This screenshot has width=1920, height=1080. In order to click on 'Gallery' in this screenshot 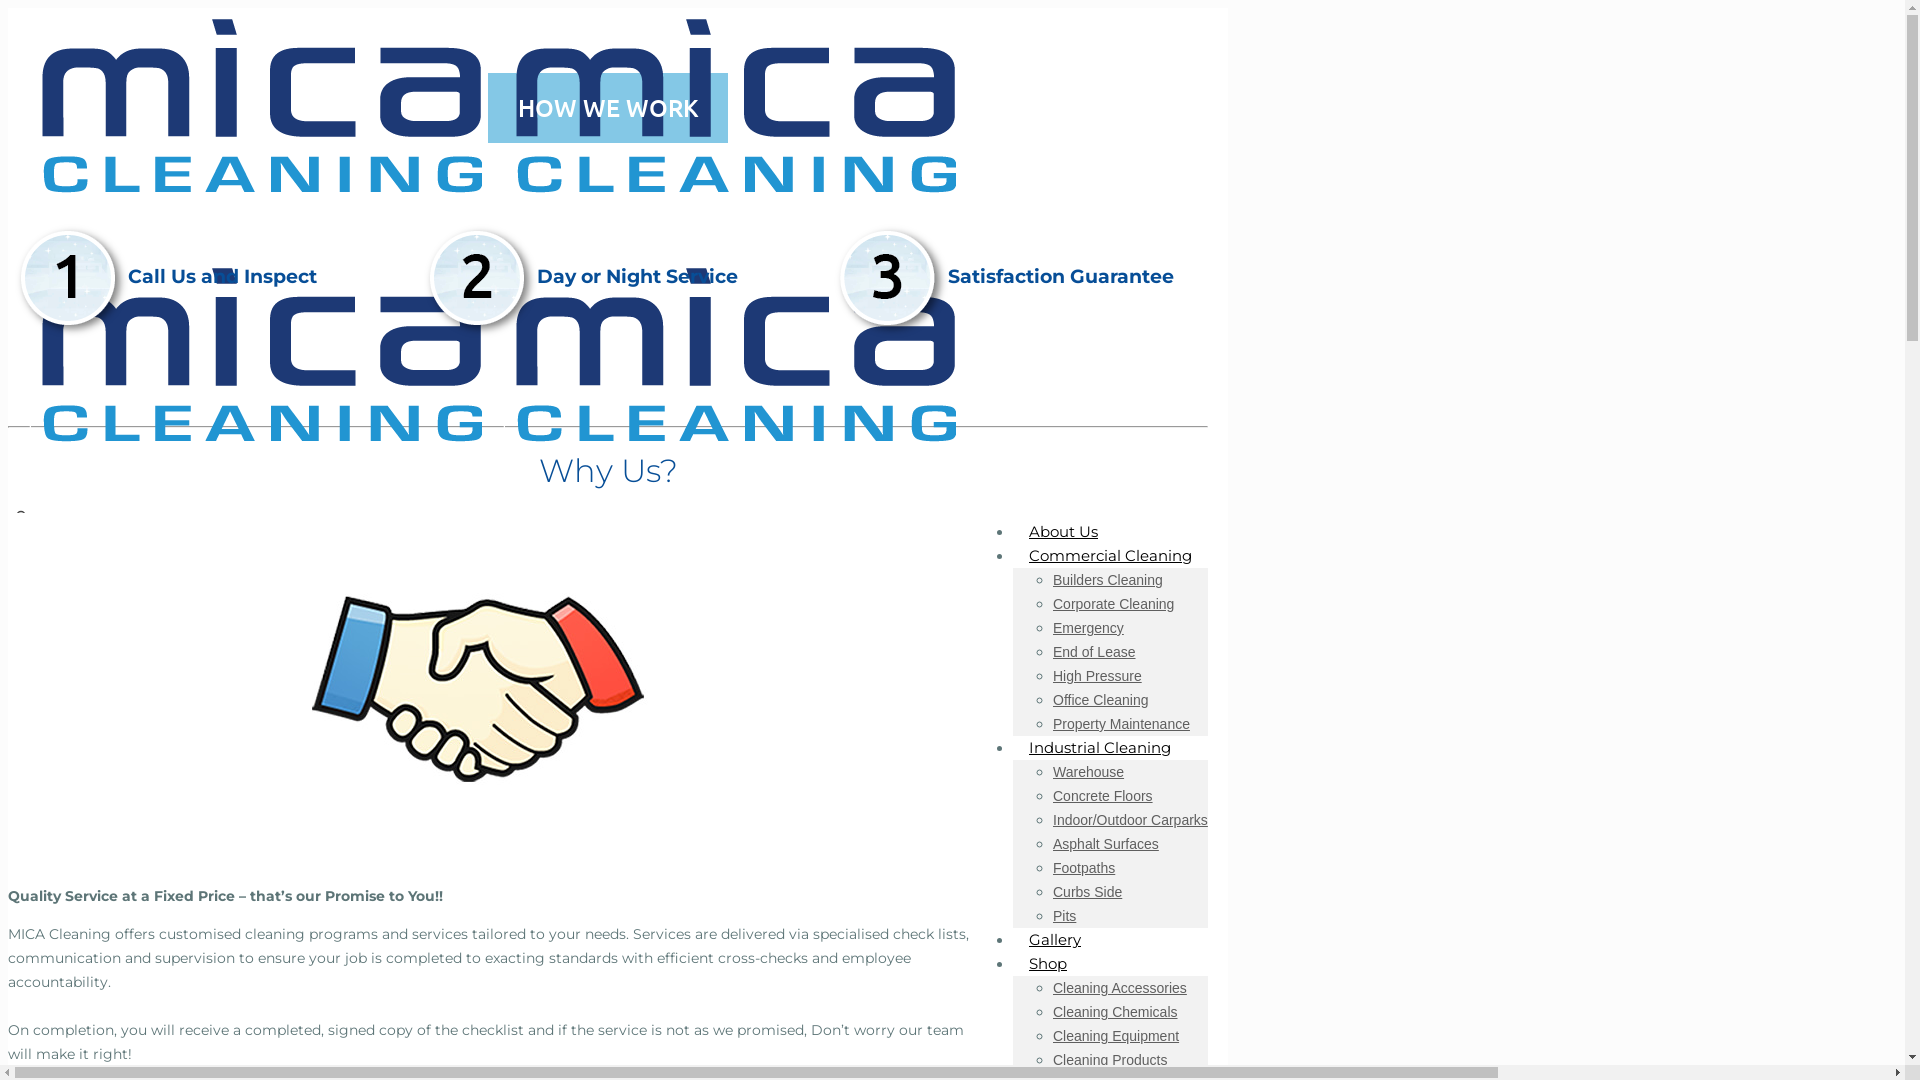, I will do `click(1054, 939)`.